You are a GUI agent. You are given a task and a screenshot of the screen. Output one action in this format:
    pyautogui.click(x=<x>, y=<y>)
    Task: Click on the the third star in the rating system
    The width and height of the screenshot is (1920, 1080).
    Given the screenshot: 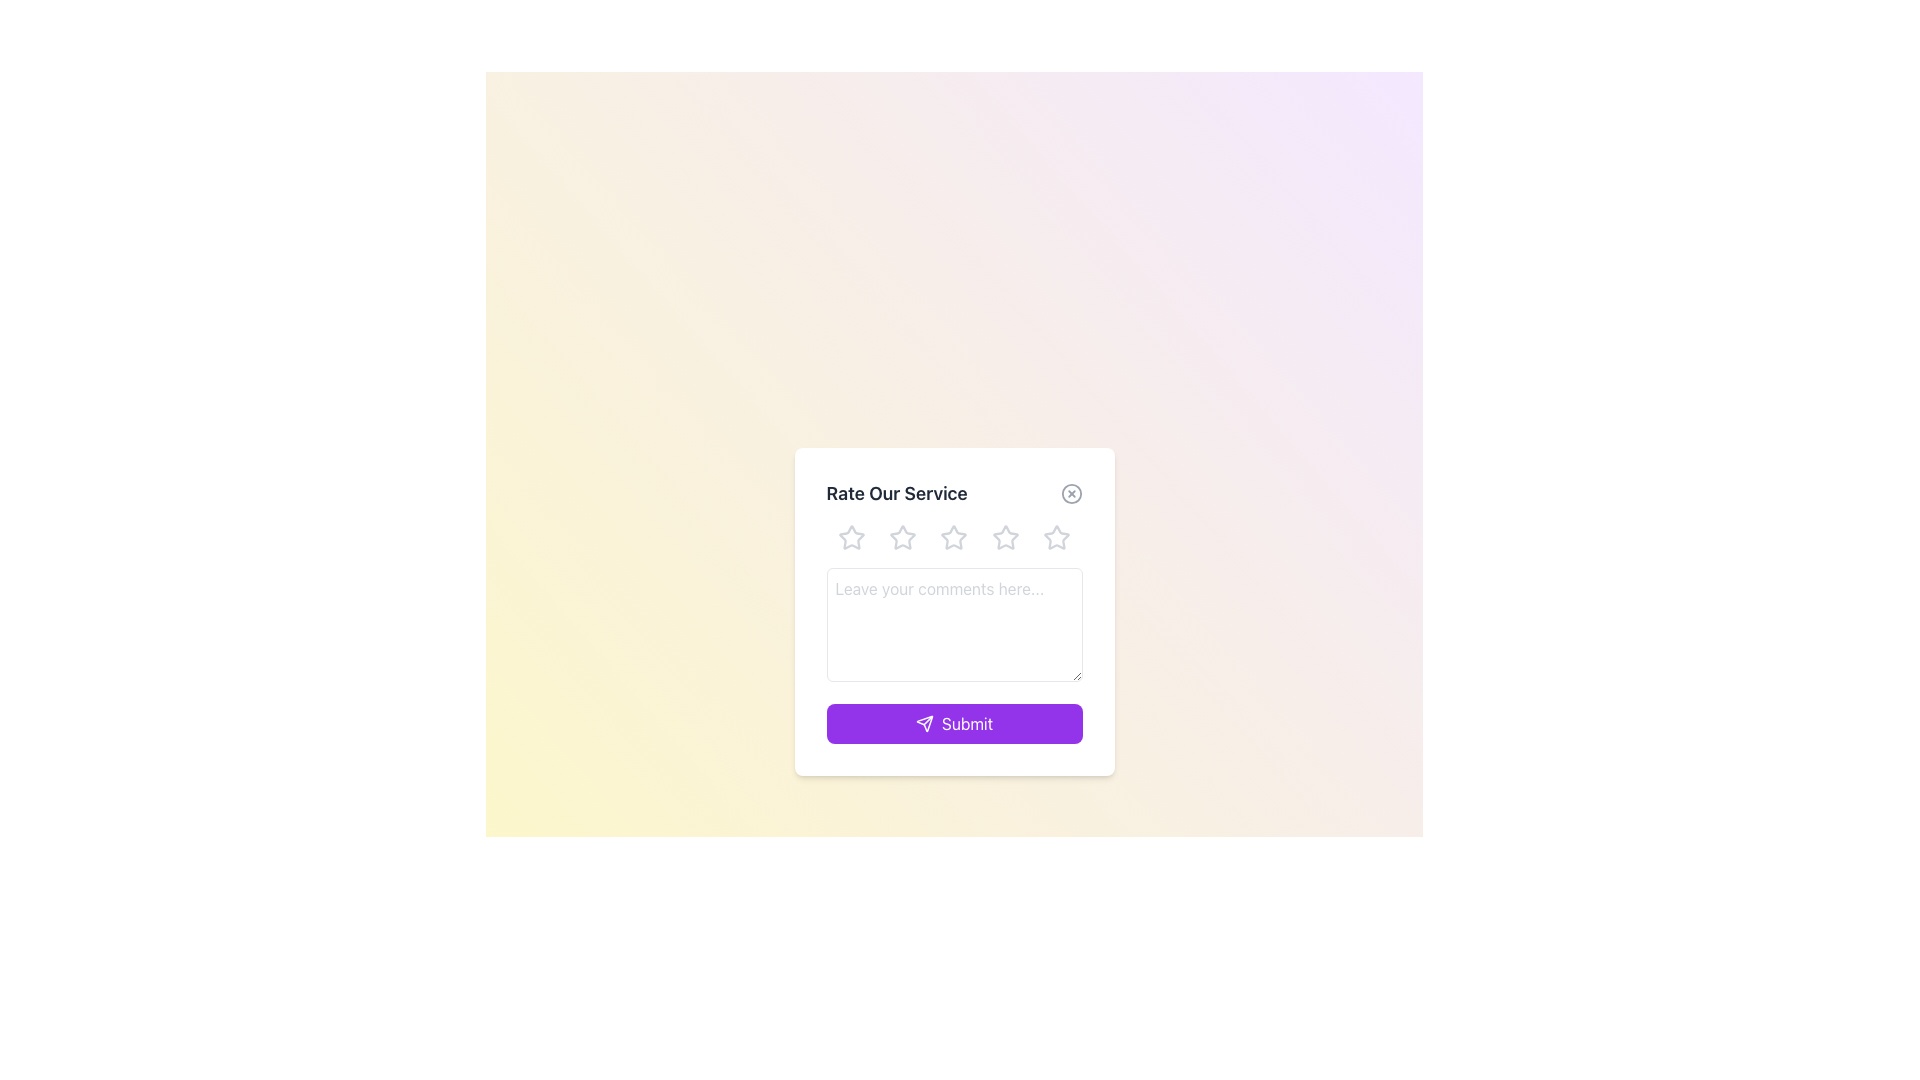 What is the action you would take?
    pyautogui.click(x=953, y=536)
    